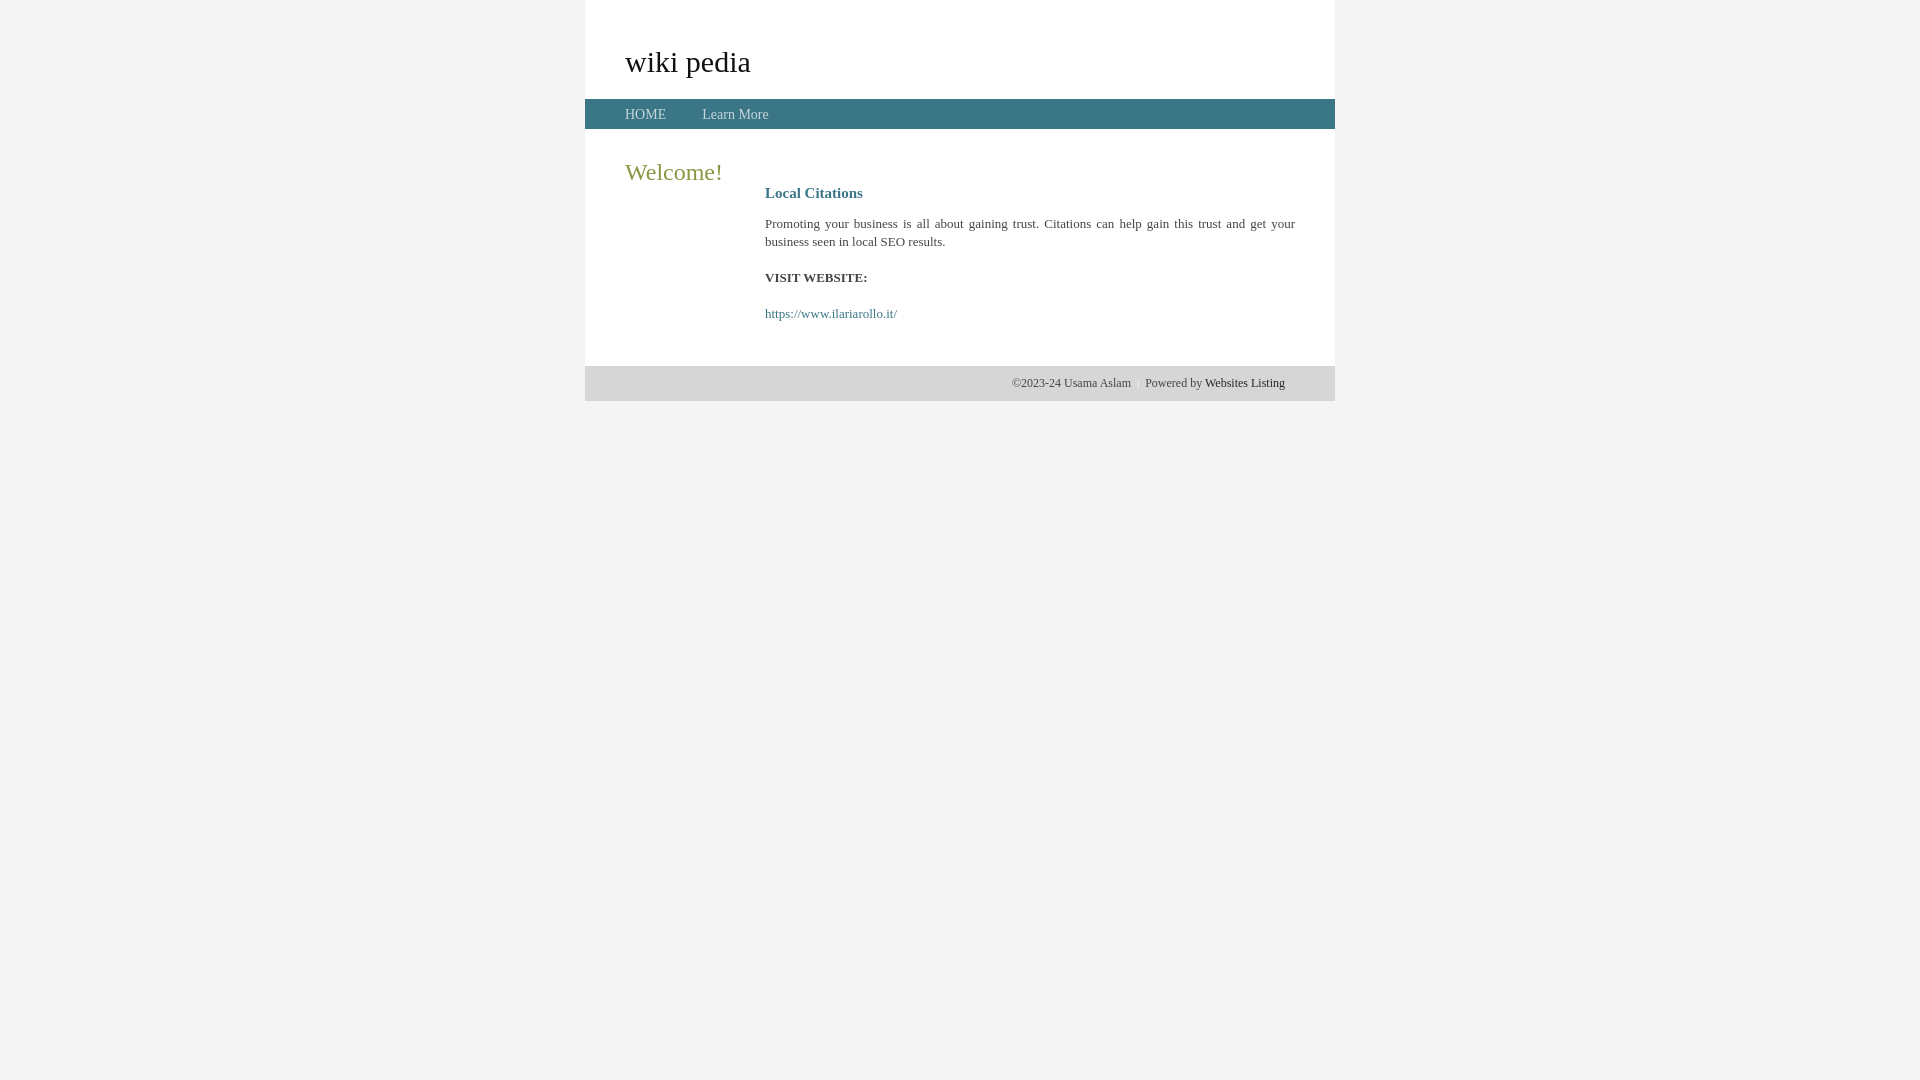 The image size is (1920, 1080). Describe the element at coordinates (830, 313) in the screenshot. I see `'https://www.ilariarollo.it/'` at that location.